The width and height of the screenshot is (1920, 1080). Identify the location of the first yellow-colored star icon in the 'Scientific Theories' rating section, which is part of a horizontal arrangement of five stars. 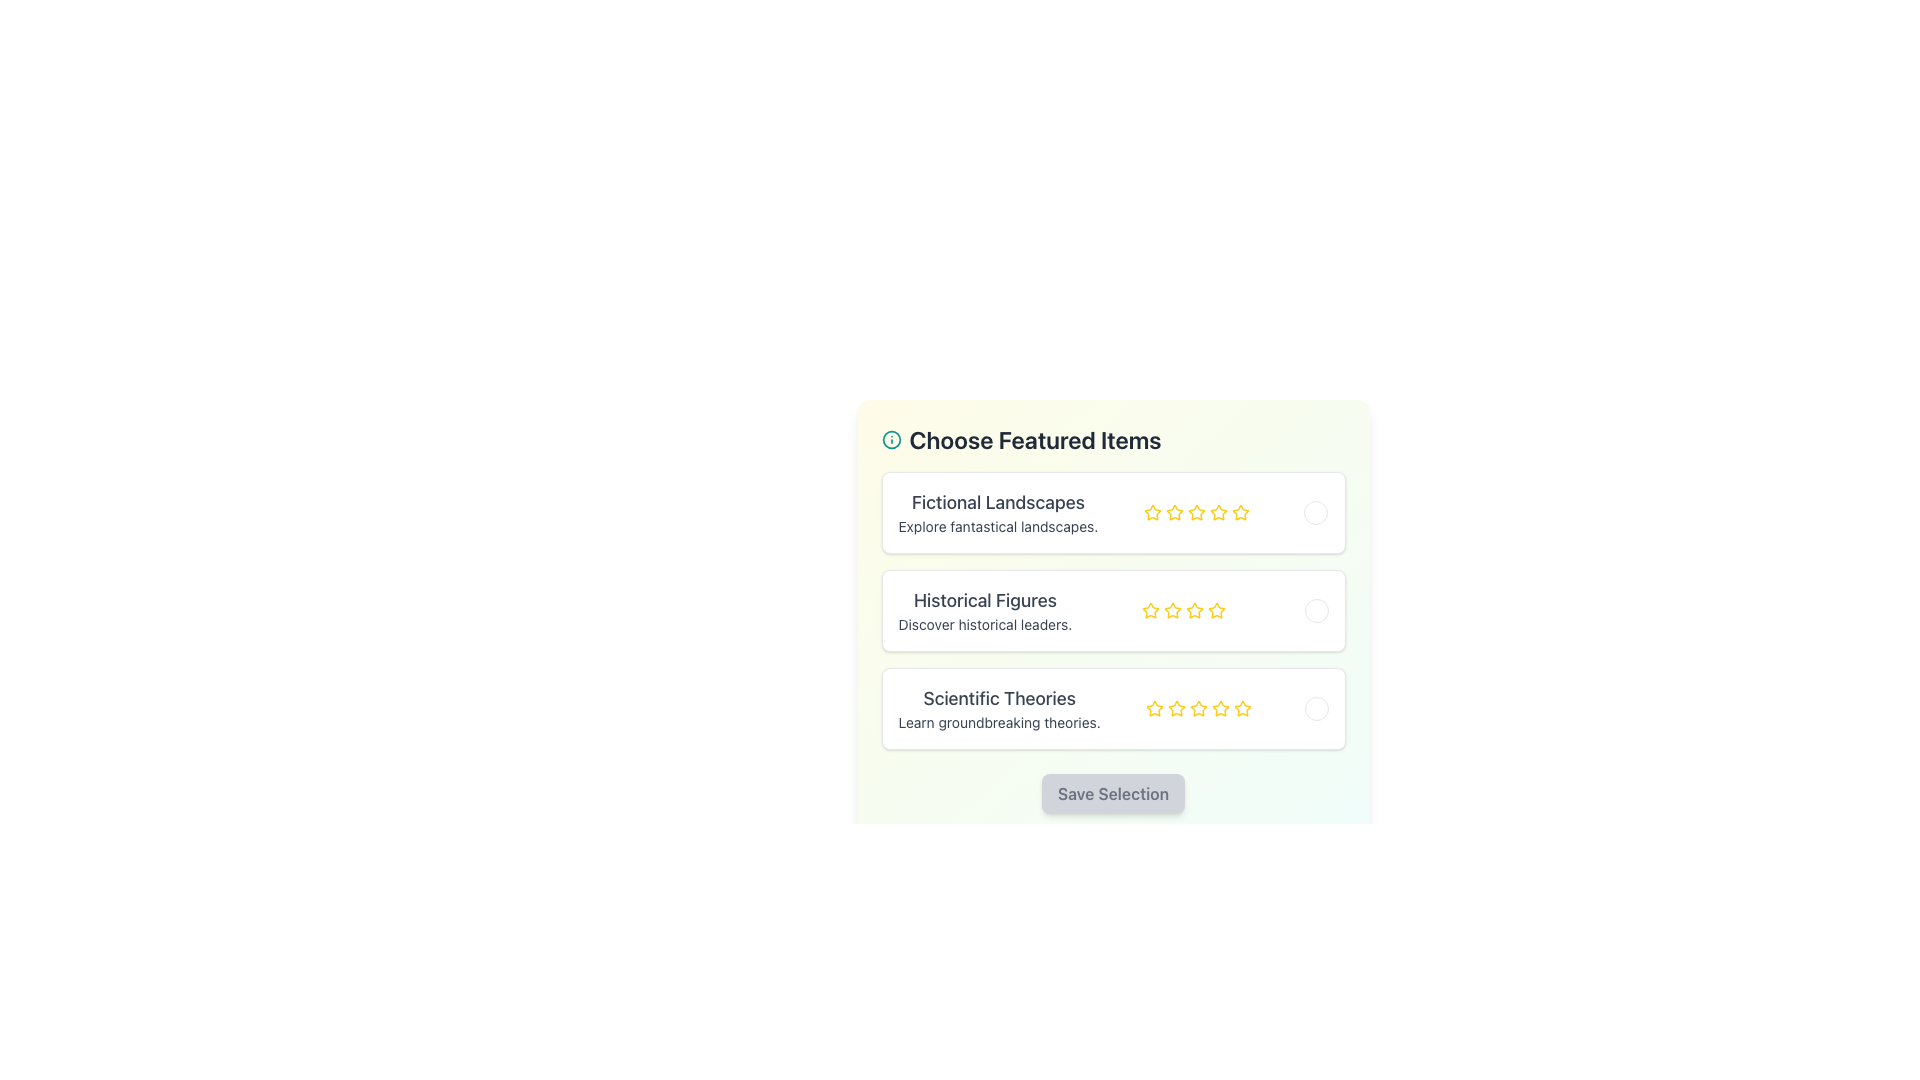
(1154, 708).